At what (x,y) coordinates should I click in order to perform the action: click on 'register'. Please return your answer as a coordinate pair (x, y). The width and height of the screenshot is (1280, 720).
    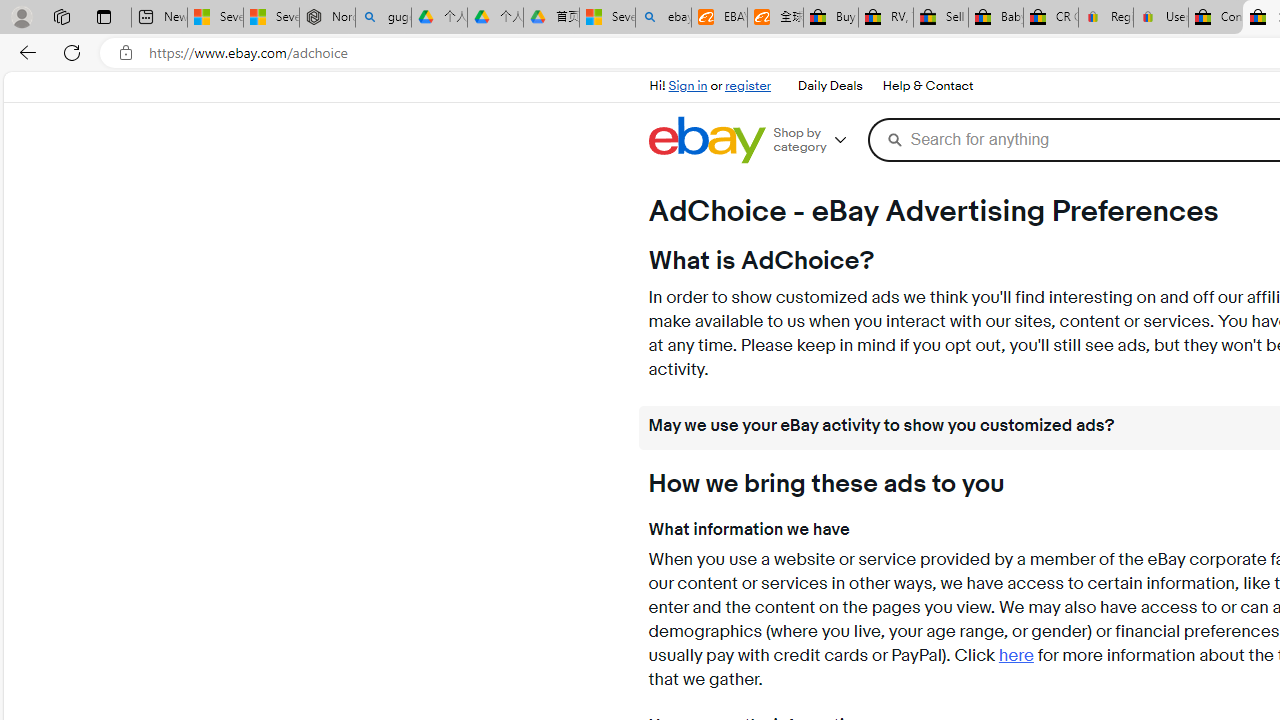
    Looking at the image, I should click on (747, 85).